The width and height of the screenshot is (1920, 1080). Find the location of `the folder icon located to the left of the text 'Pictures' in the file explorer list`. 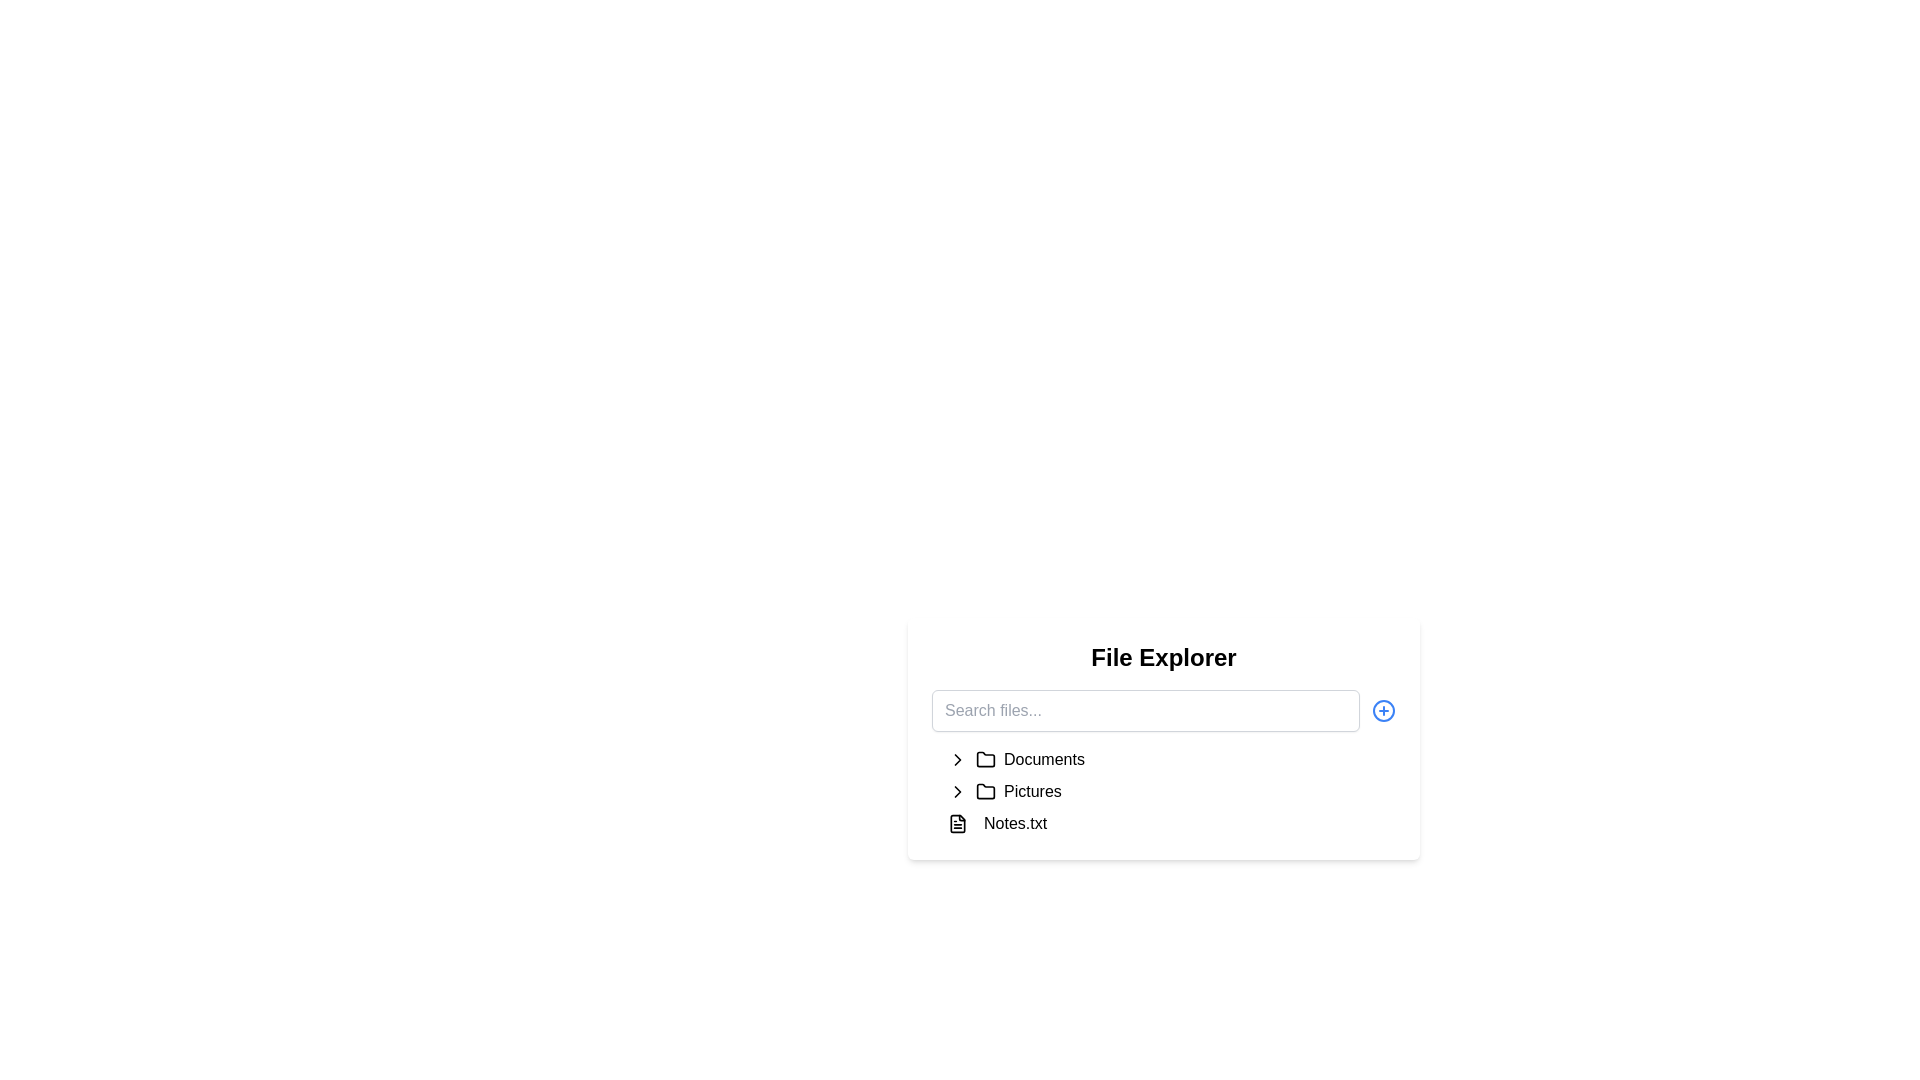

the folder icon located to the left of the text 'Pictures' in the file explorer list is located at coordinates (985, 789).